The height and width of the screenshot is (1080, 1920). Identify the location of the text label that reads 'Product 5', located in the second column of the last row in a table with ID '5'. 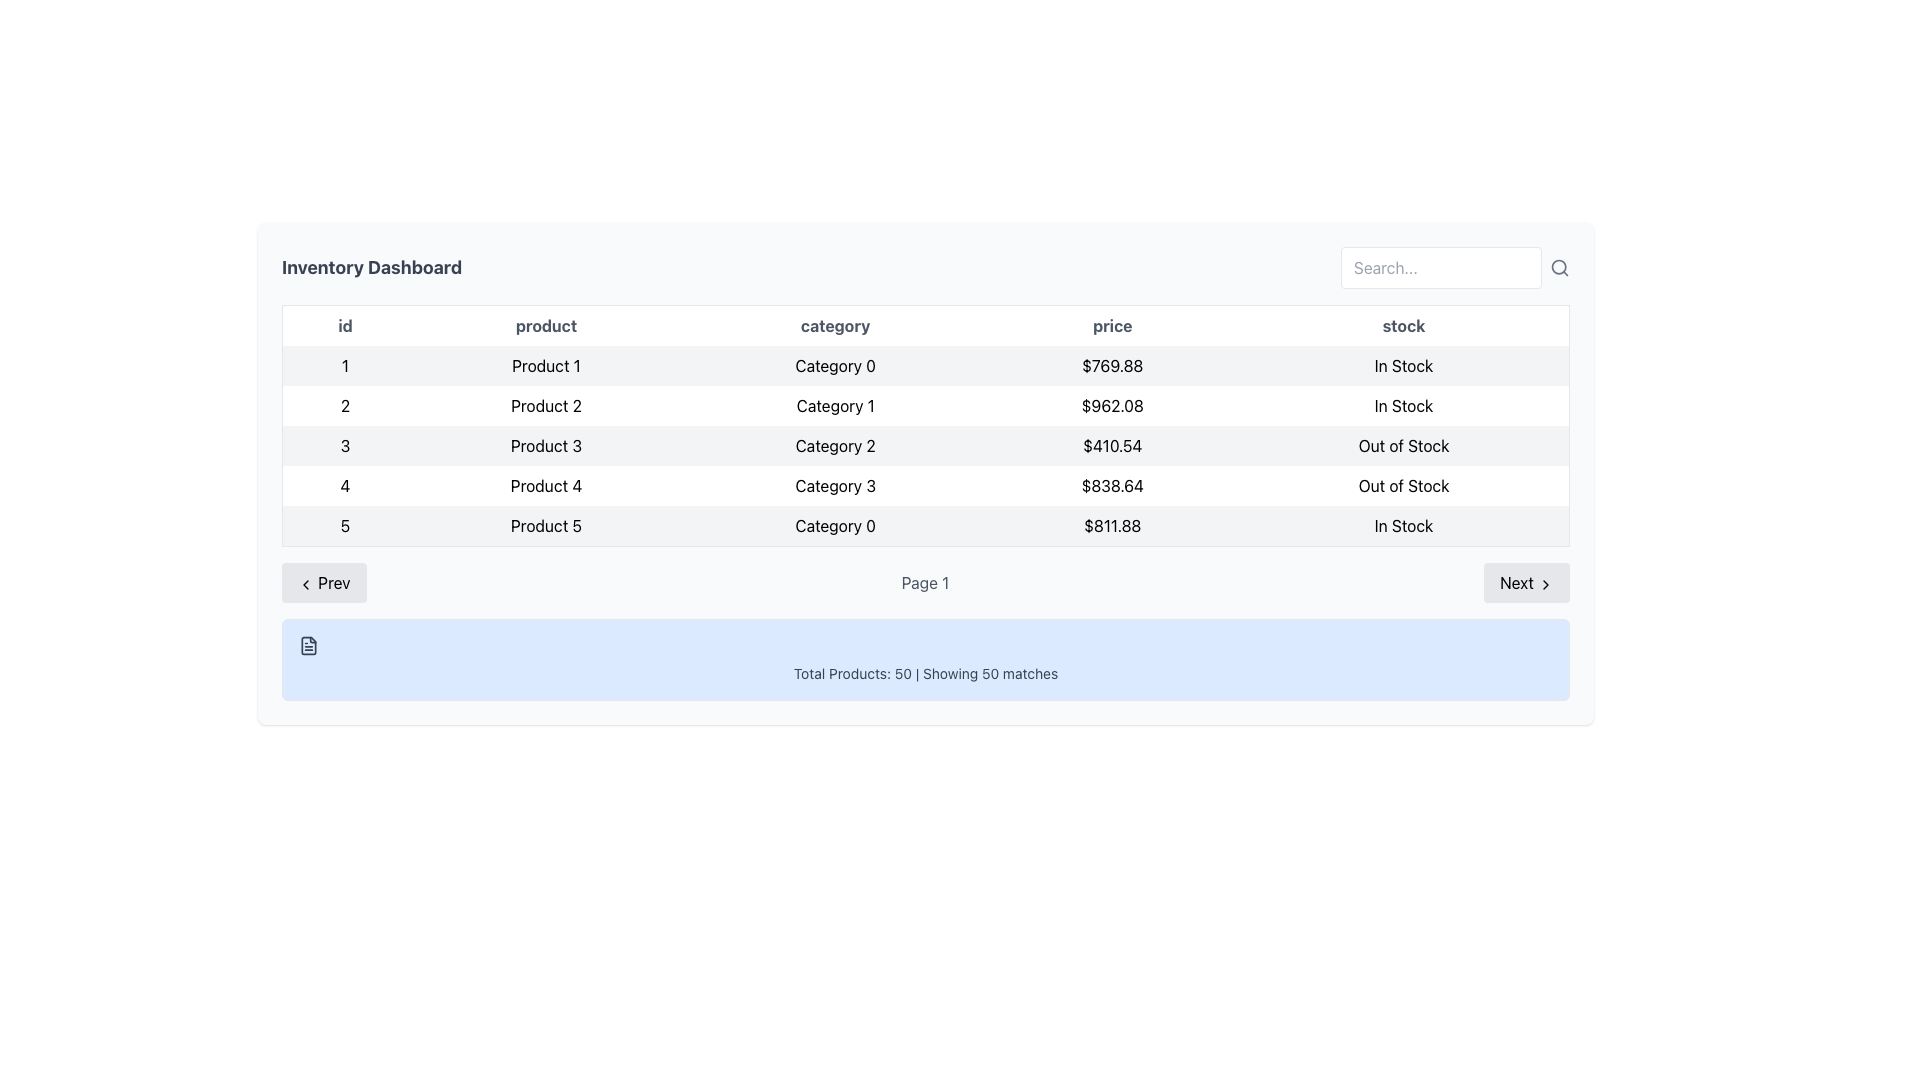
(546, 525).